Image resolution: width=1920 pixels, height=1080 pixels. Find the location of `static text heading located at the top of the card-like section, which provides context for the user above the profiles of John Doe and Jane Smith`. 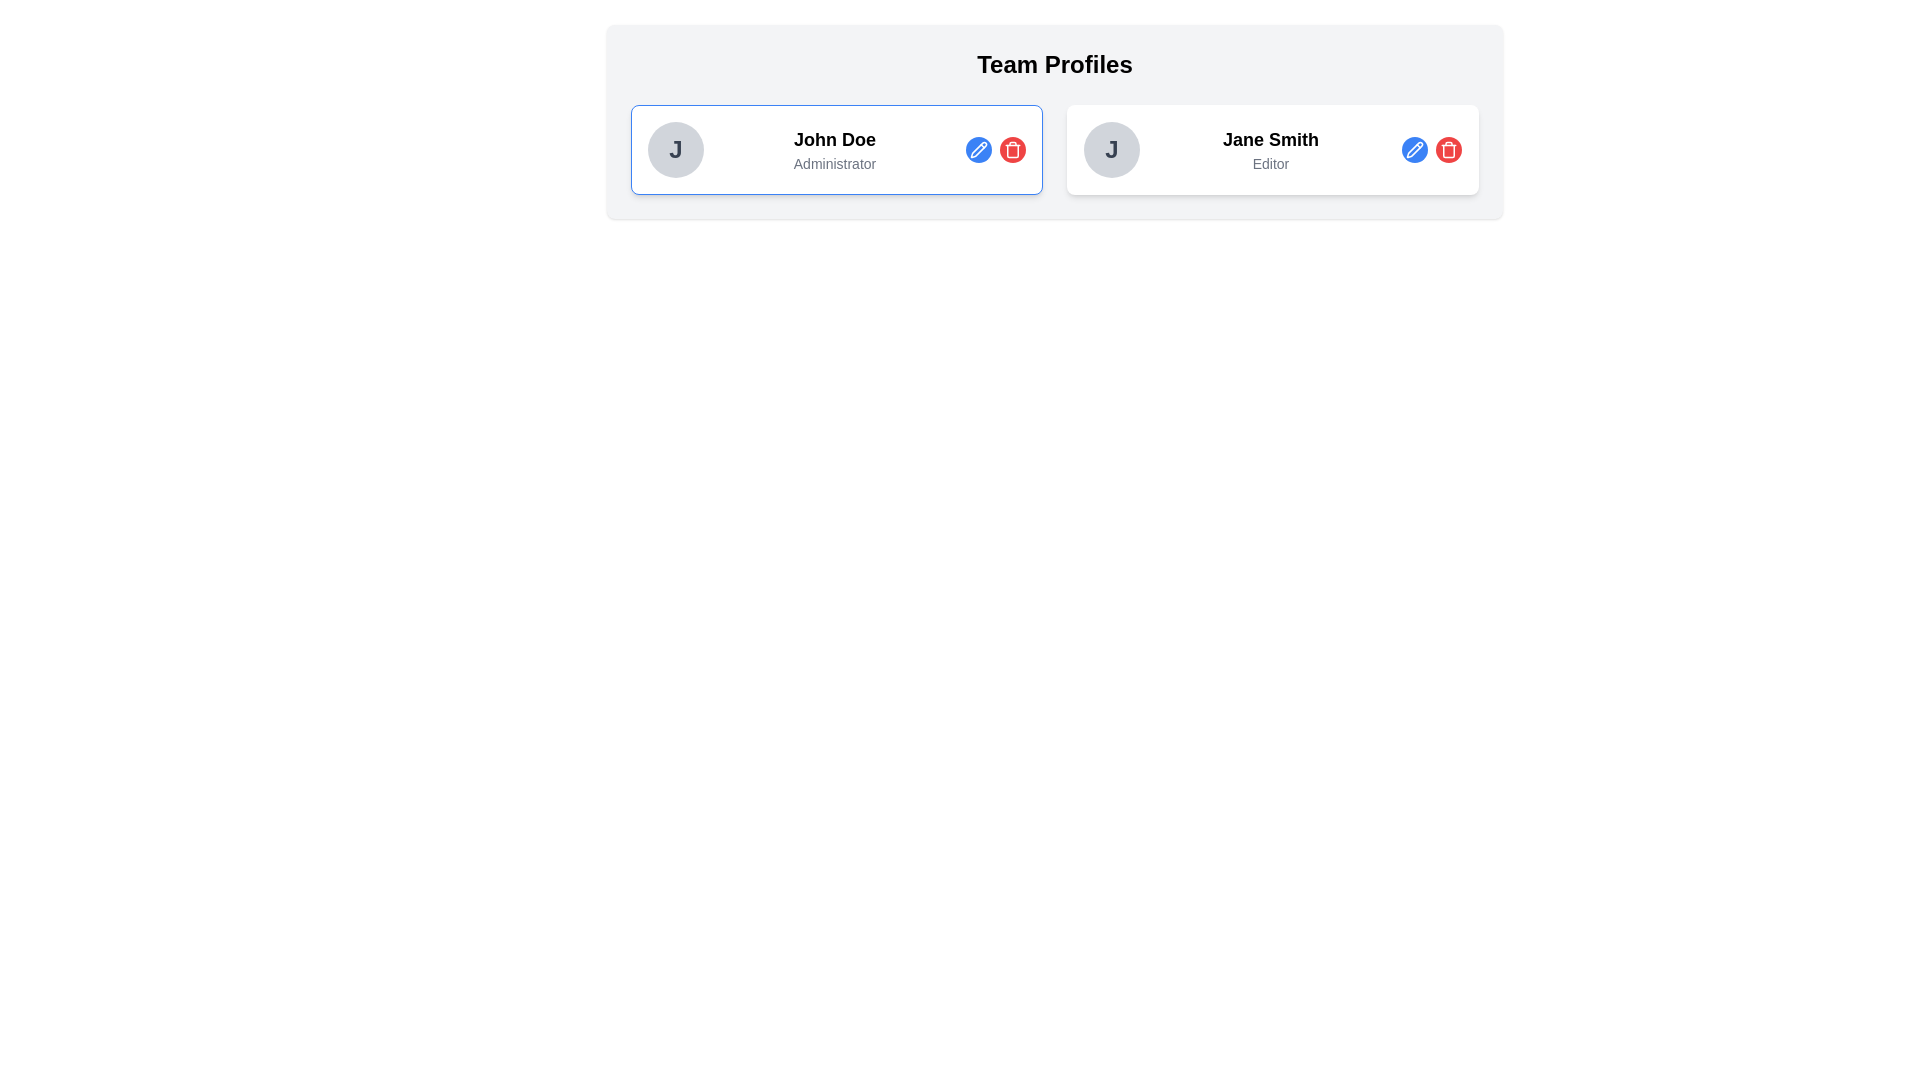

static text heading located at the top of the card-like section, which provides context for the user above the profiles of John Doe and Jane Smith is located at coordinates (1054, 64).